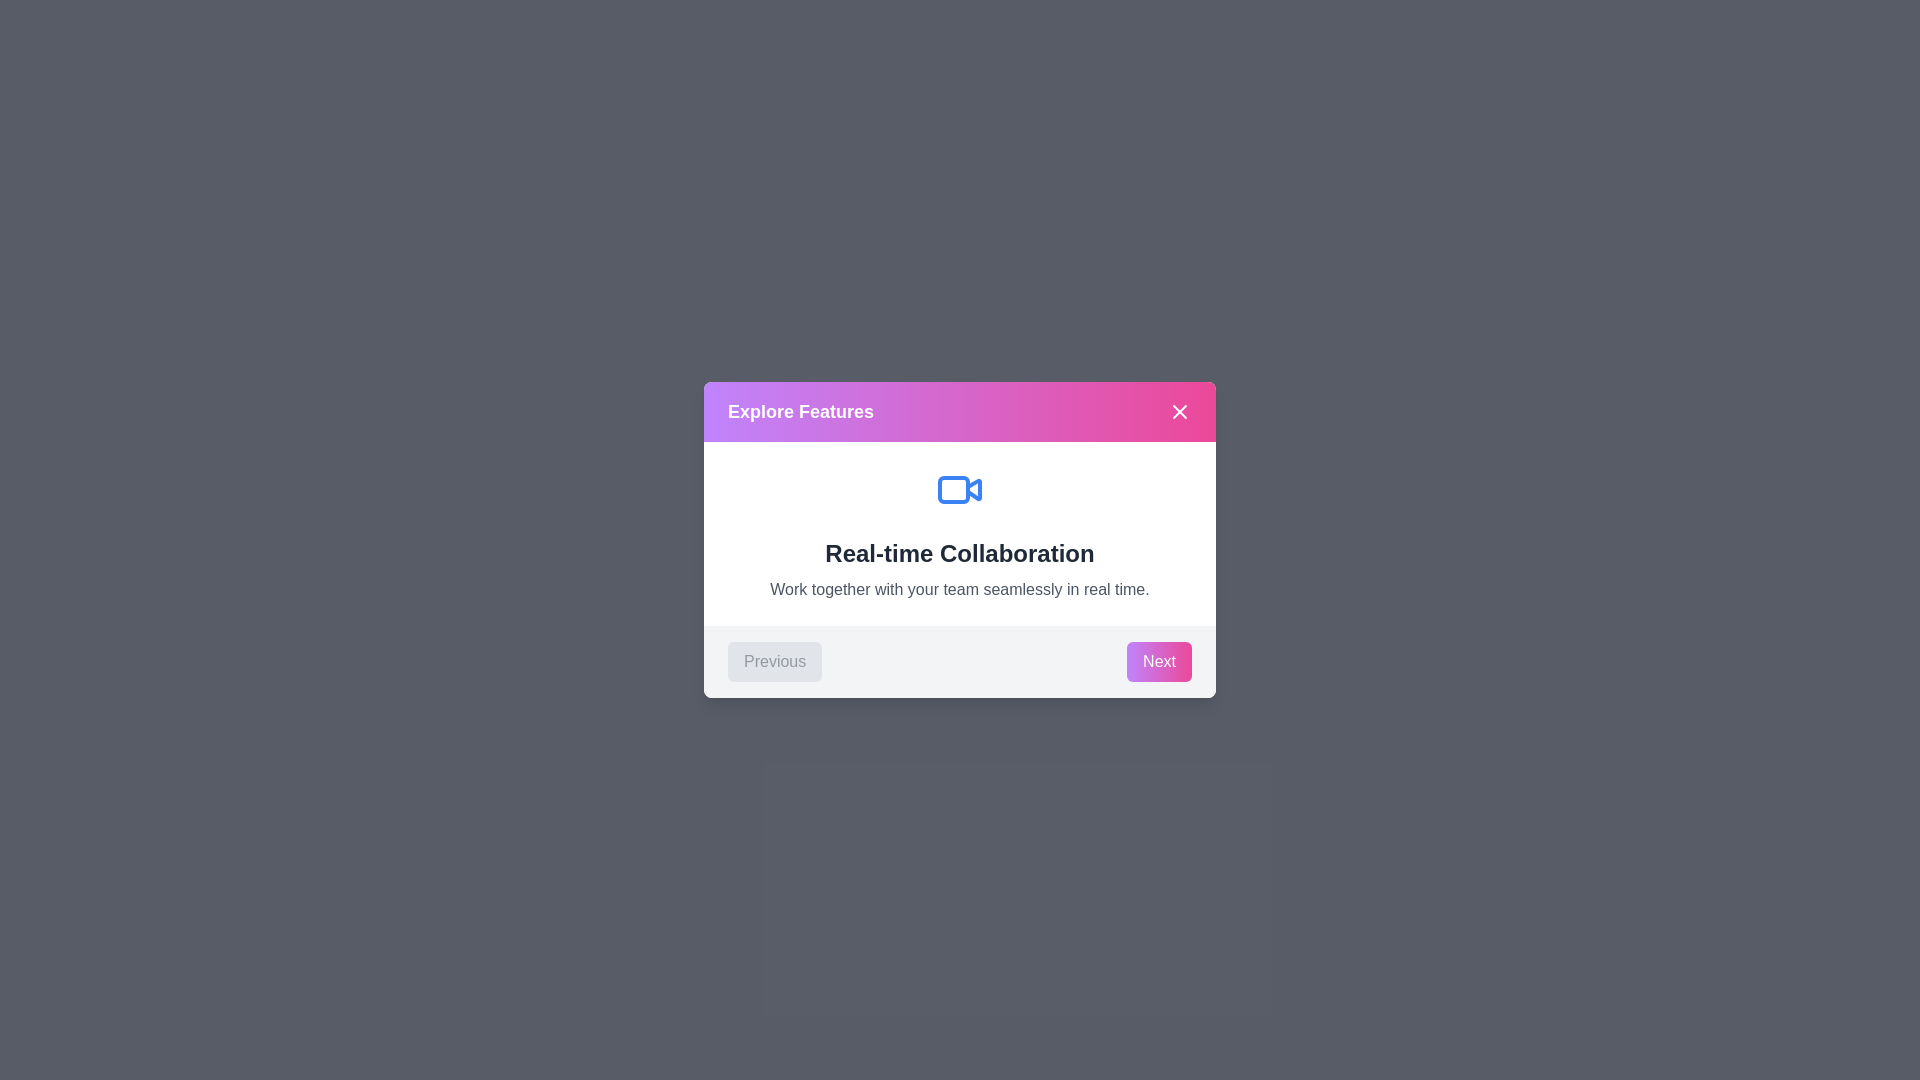  I want to click on the instructional text about 'Real-time Collaboration' located in the modal popup beneath the title, so click(960, 589).